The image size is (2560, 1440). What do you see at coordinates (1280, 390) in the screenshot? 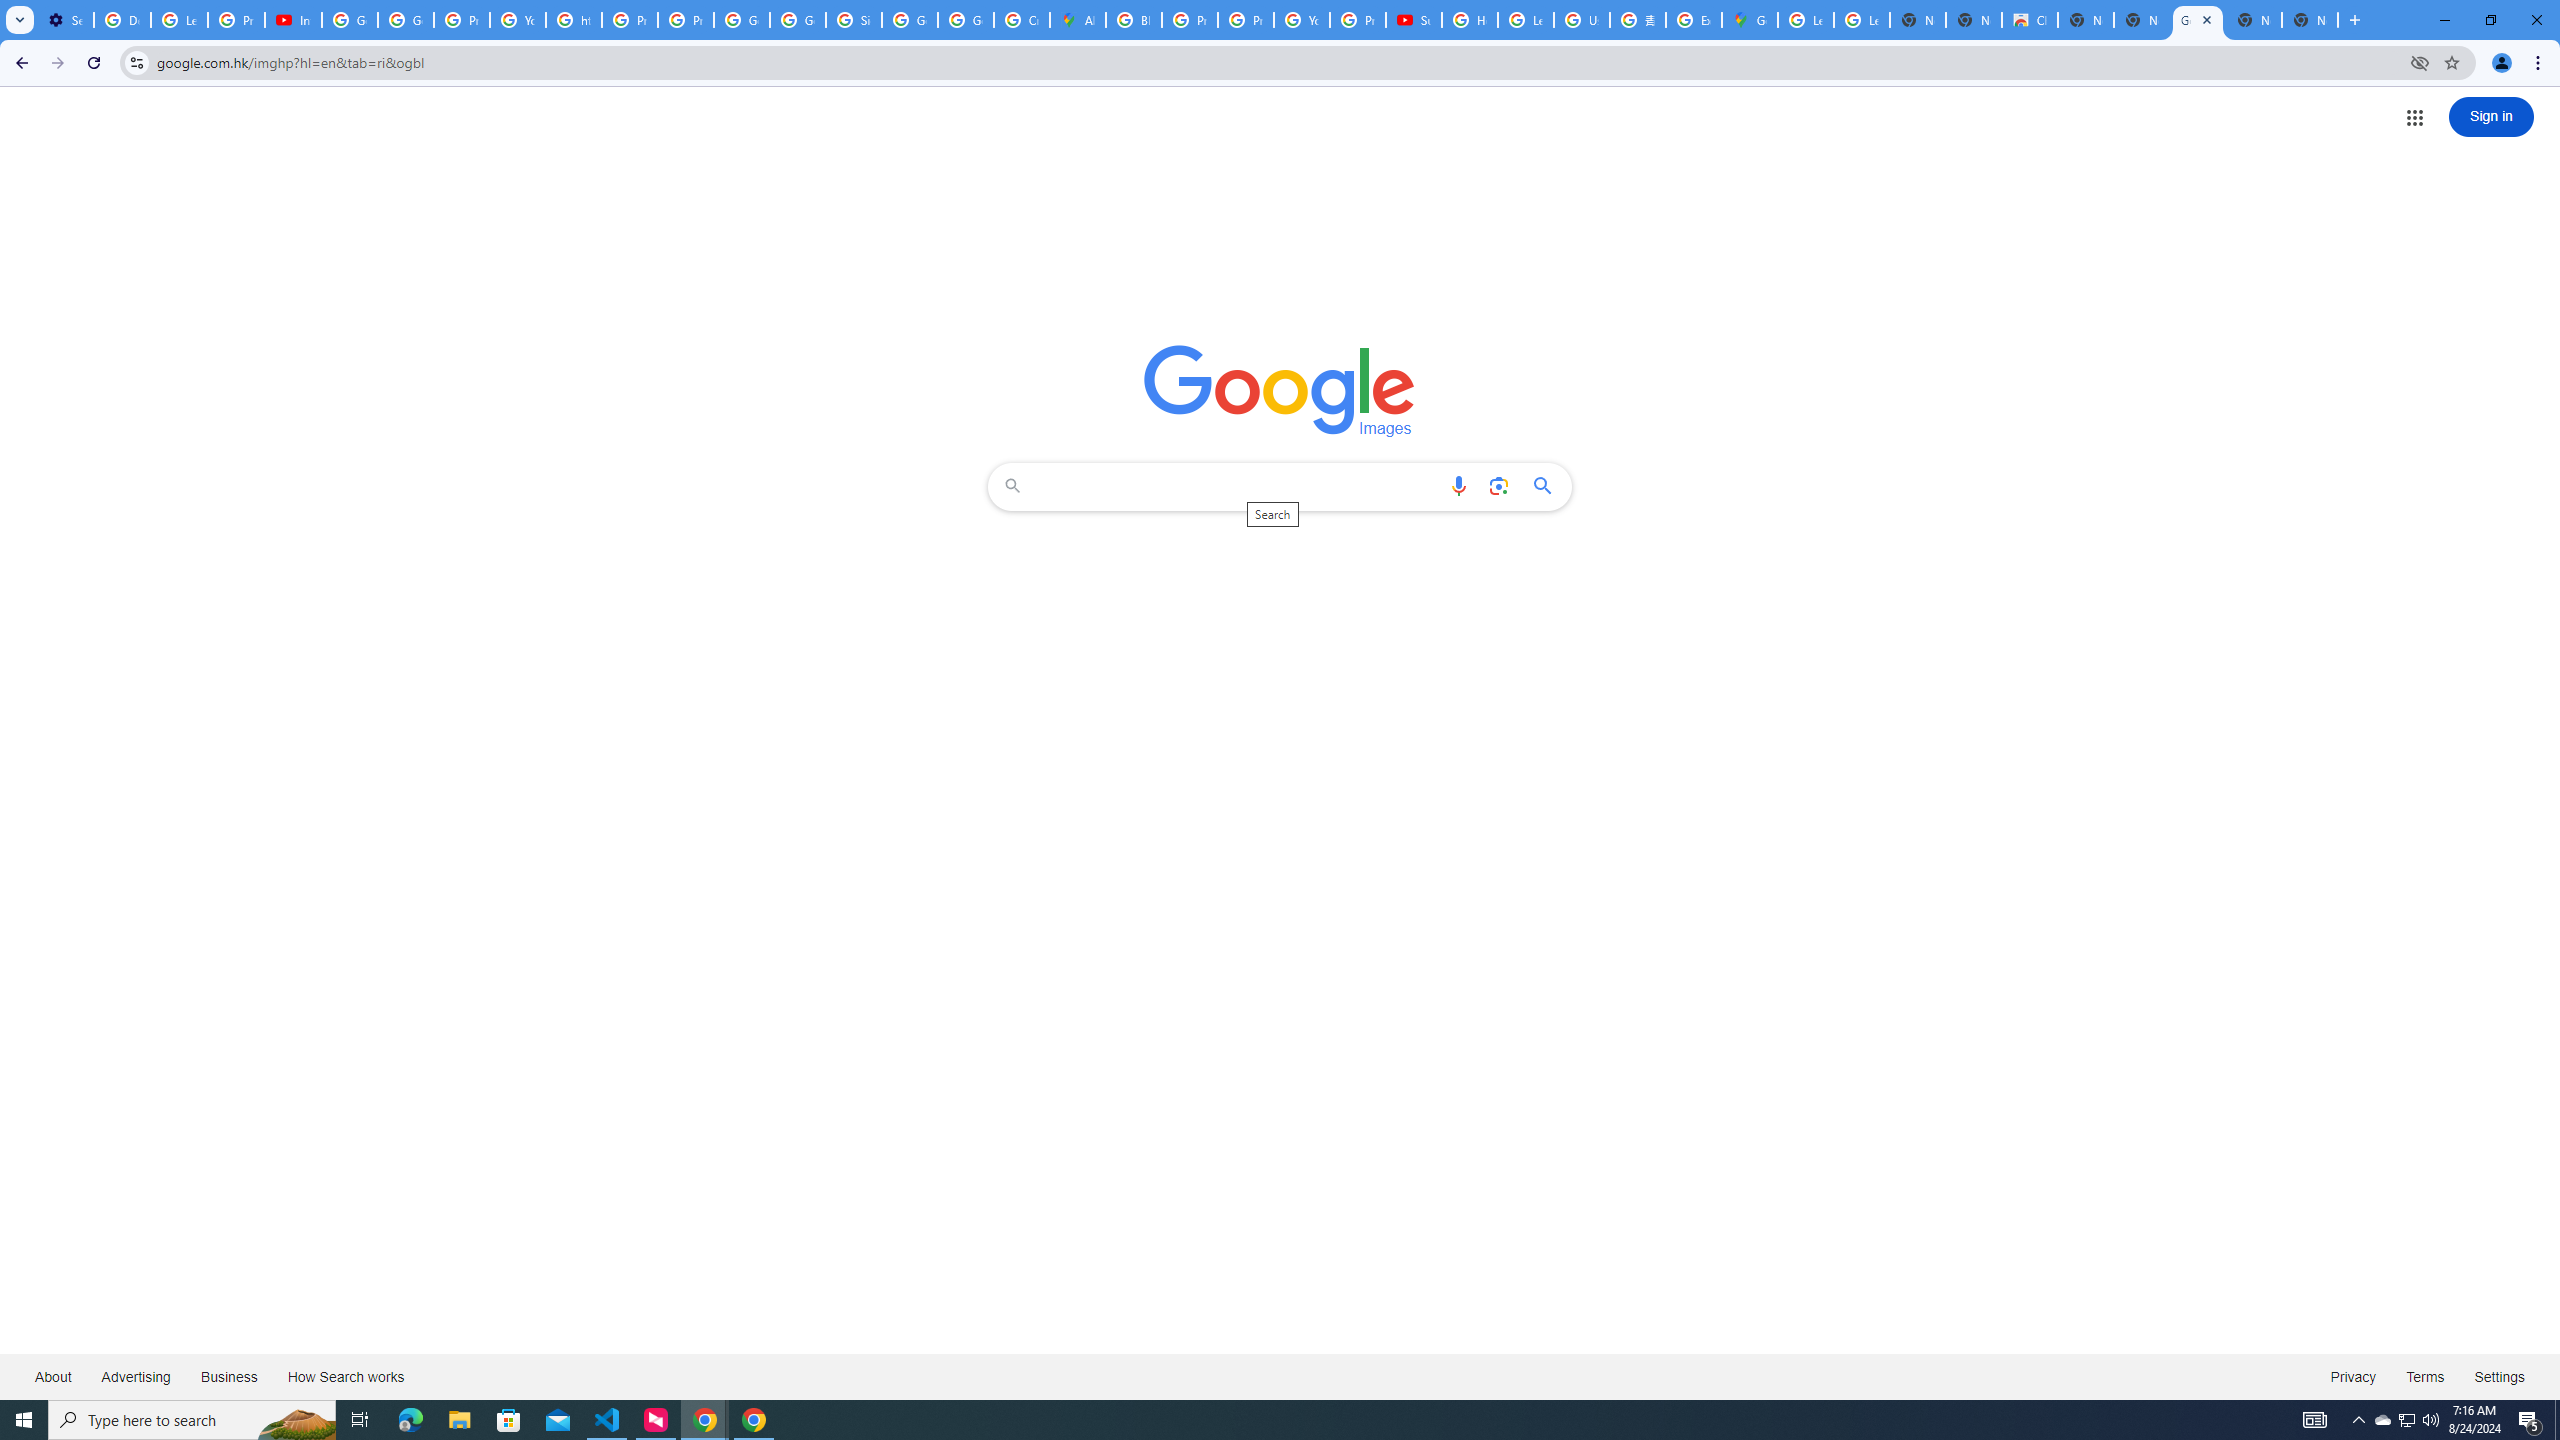
I see `'Google Images'` at bounding box center [1280, 390].